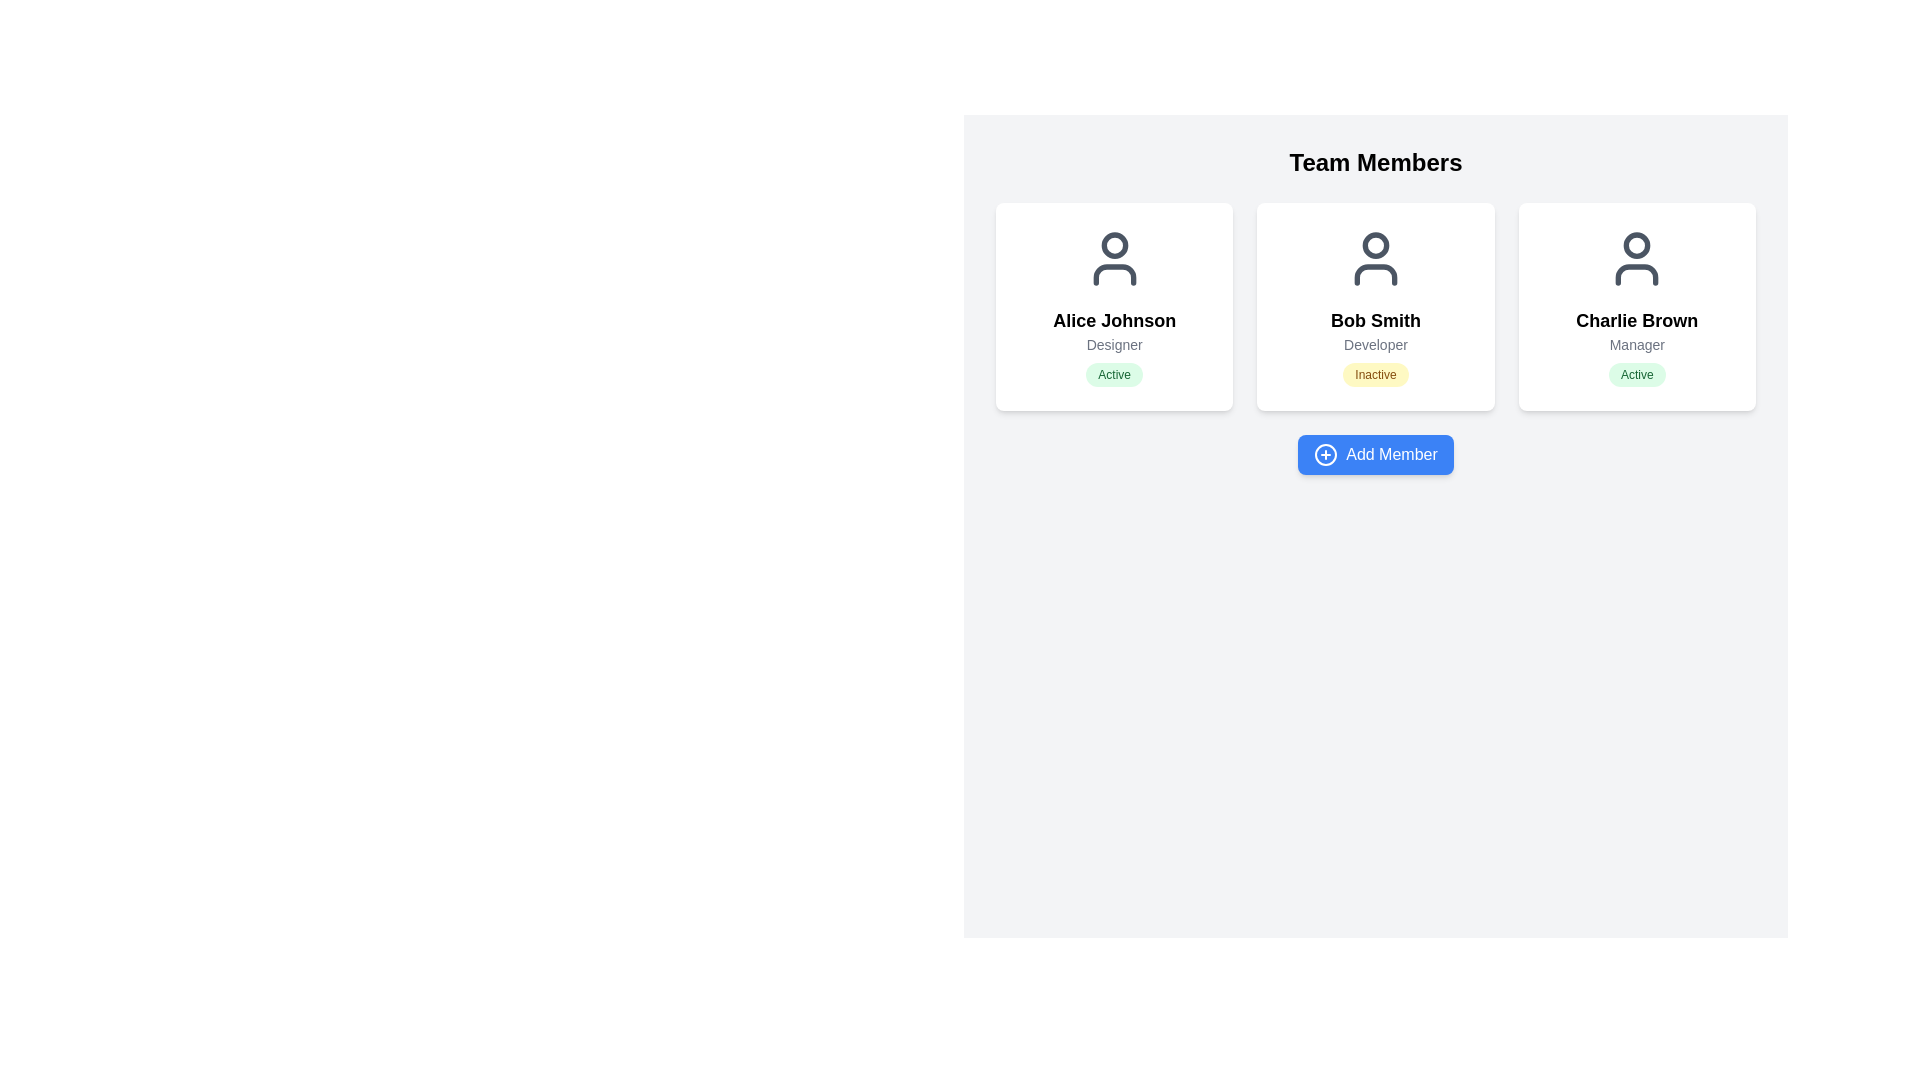  I want to click on the informational badge indicating the status 'Active' for the person associated with the card for 'Alice Johnson', positioned at the bottom of the card, so click(1113, 374).